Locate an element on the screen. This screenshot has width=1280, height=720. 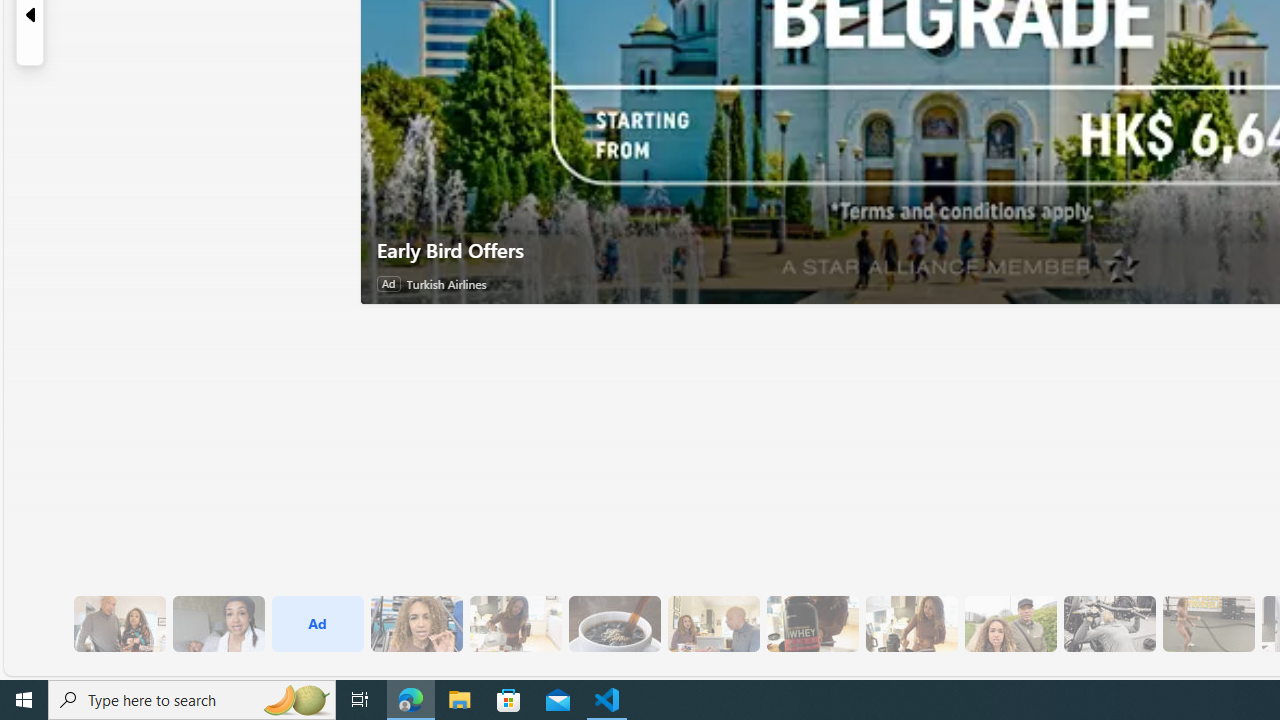
'7 They Don' is located at coordinates (910, 623).